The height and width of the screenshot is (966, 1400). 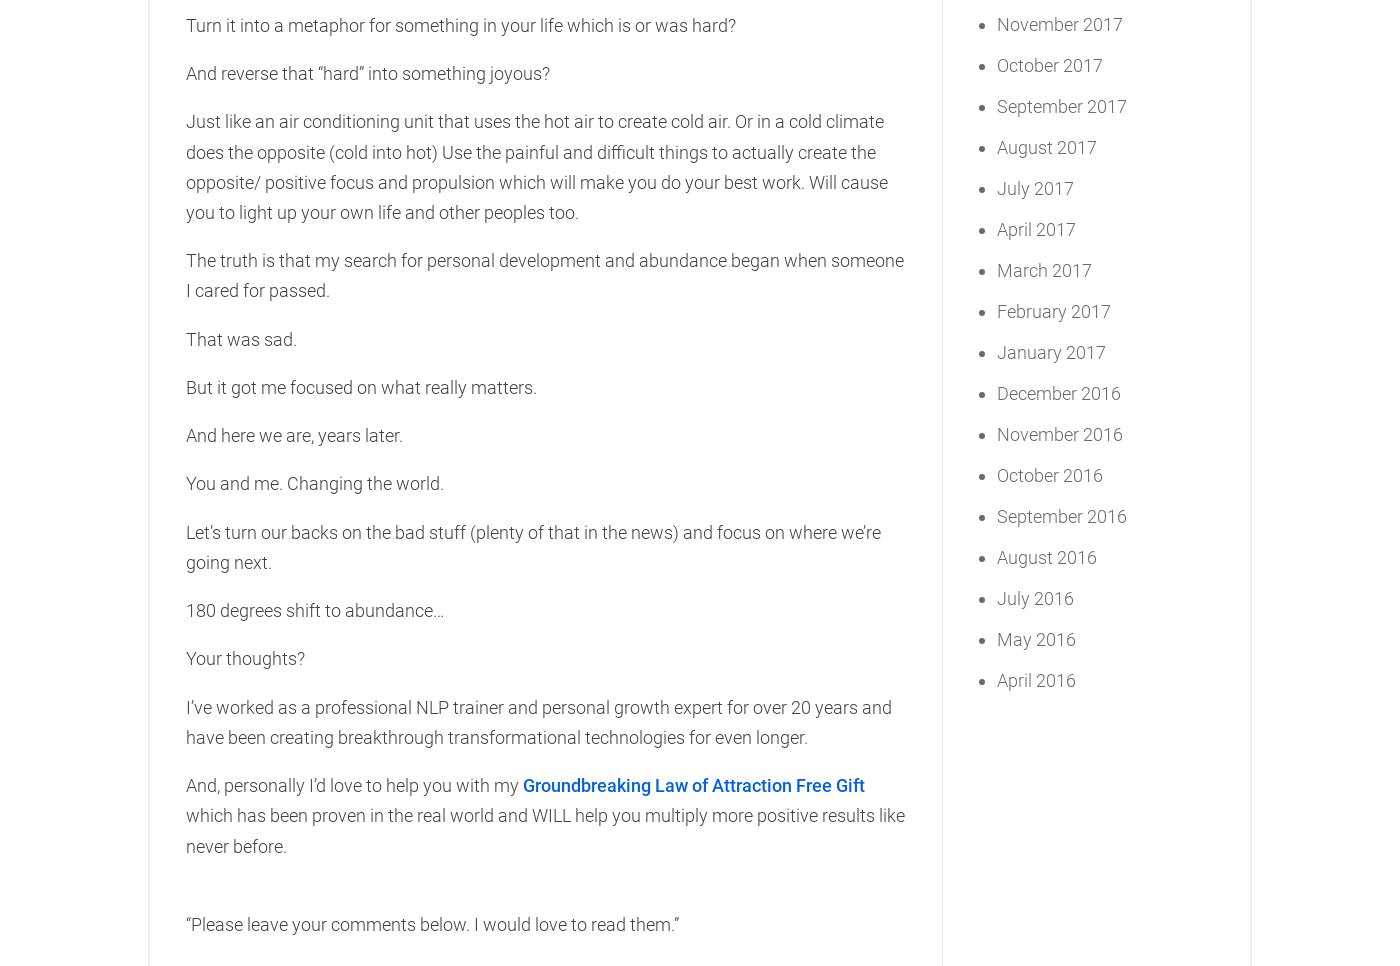 What do you see at coordinates (1036, 679) in the screenshot?
I see `'April 2016'` at bounding box center [1036, 679].